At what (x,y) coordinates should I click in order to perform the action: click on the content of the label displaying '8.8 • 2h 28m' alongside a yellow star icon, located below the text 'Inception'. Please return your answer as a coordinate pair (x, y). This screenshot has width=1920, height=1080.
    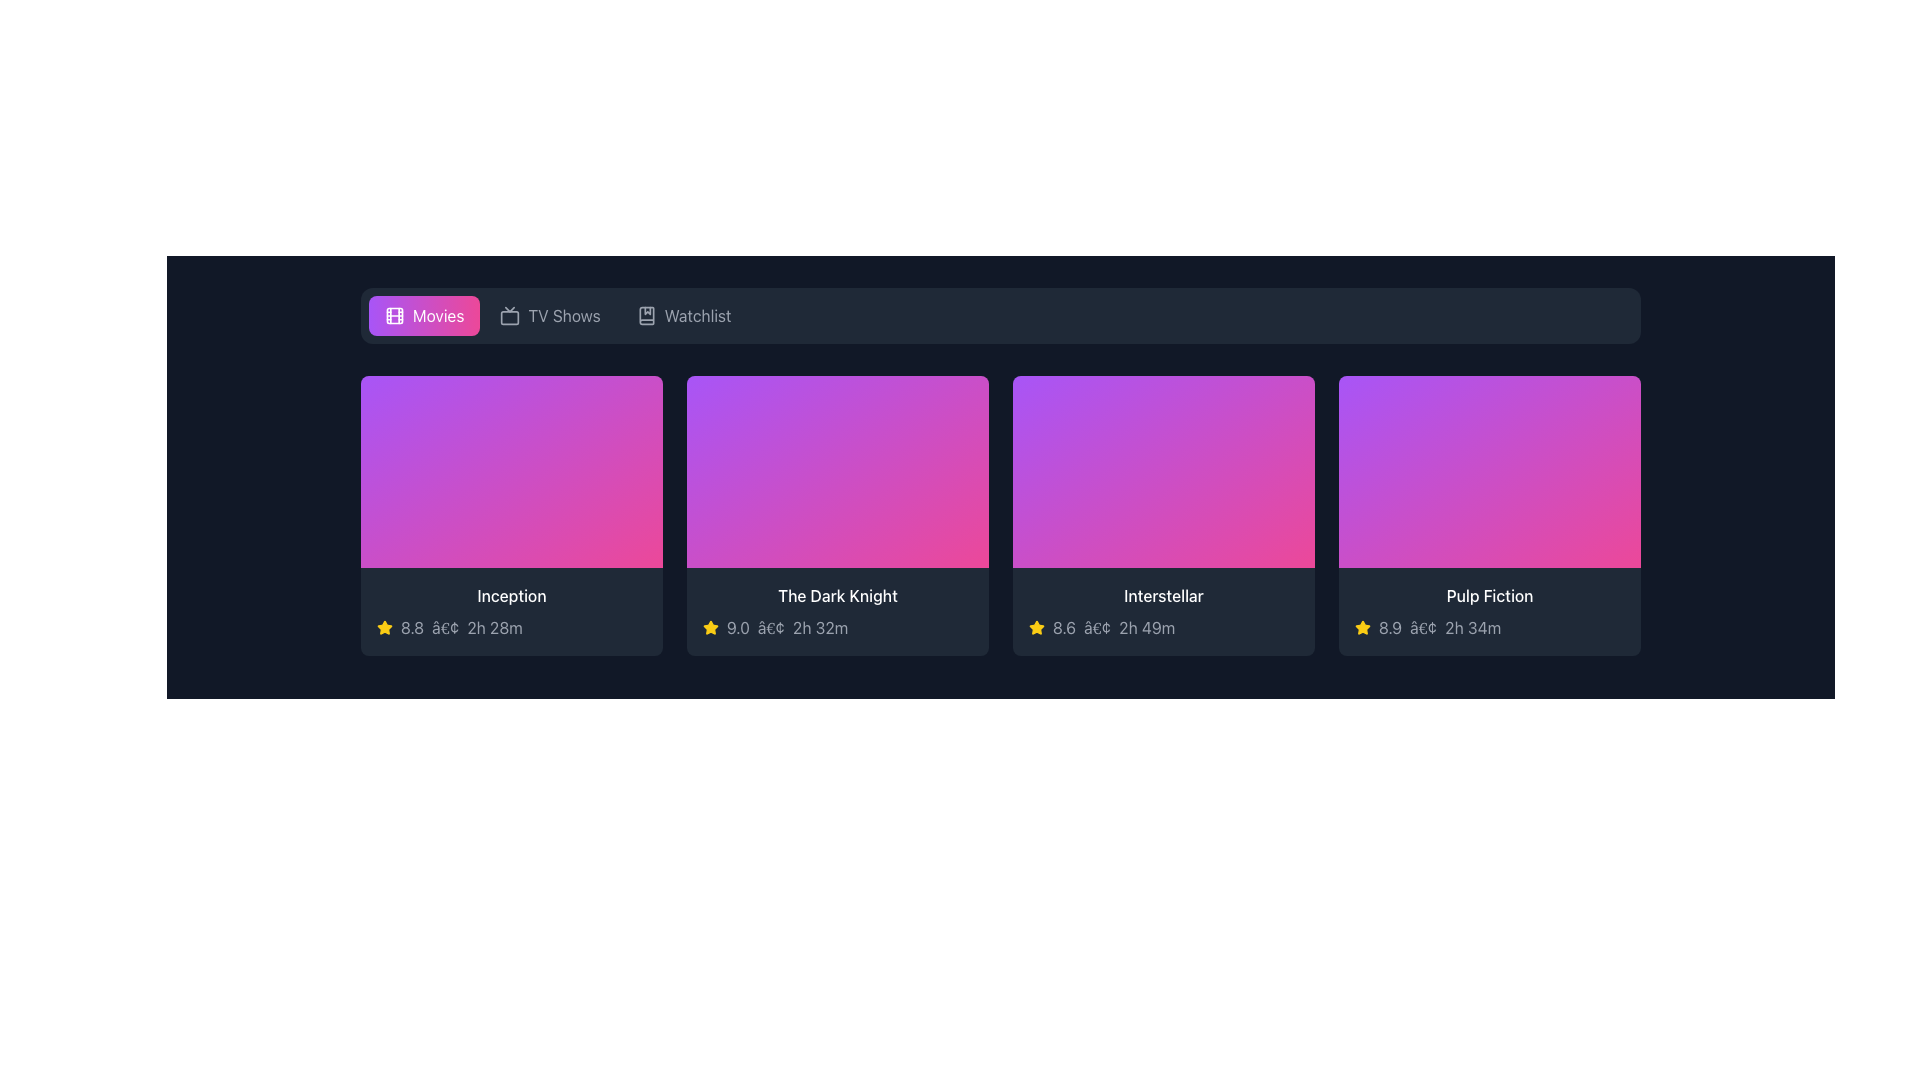
    Looking at the image, I should click on (512, 627).